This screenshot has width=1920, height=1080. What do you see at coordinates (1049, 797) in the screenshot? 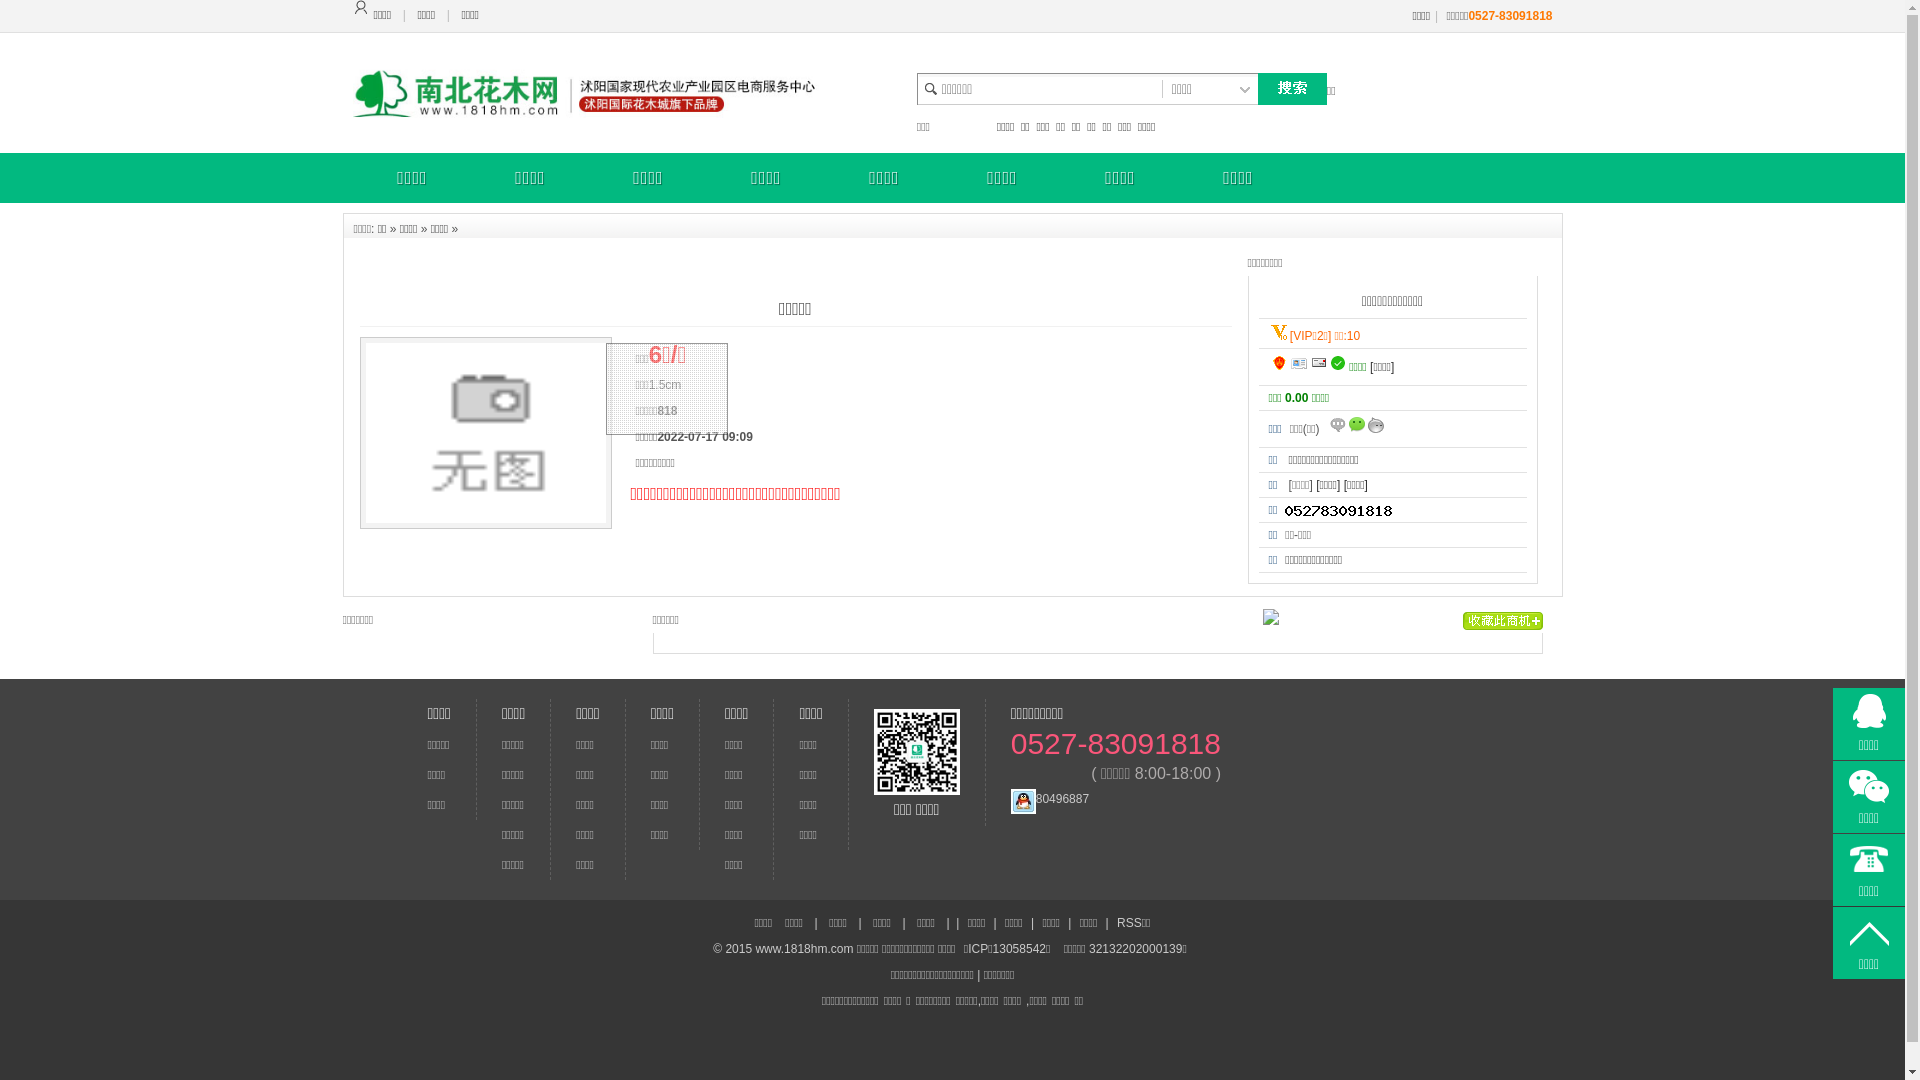
I see `'80496887'` at bounding box center [1049, 797].